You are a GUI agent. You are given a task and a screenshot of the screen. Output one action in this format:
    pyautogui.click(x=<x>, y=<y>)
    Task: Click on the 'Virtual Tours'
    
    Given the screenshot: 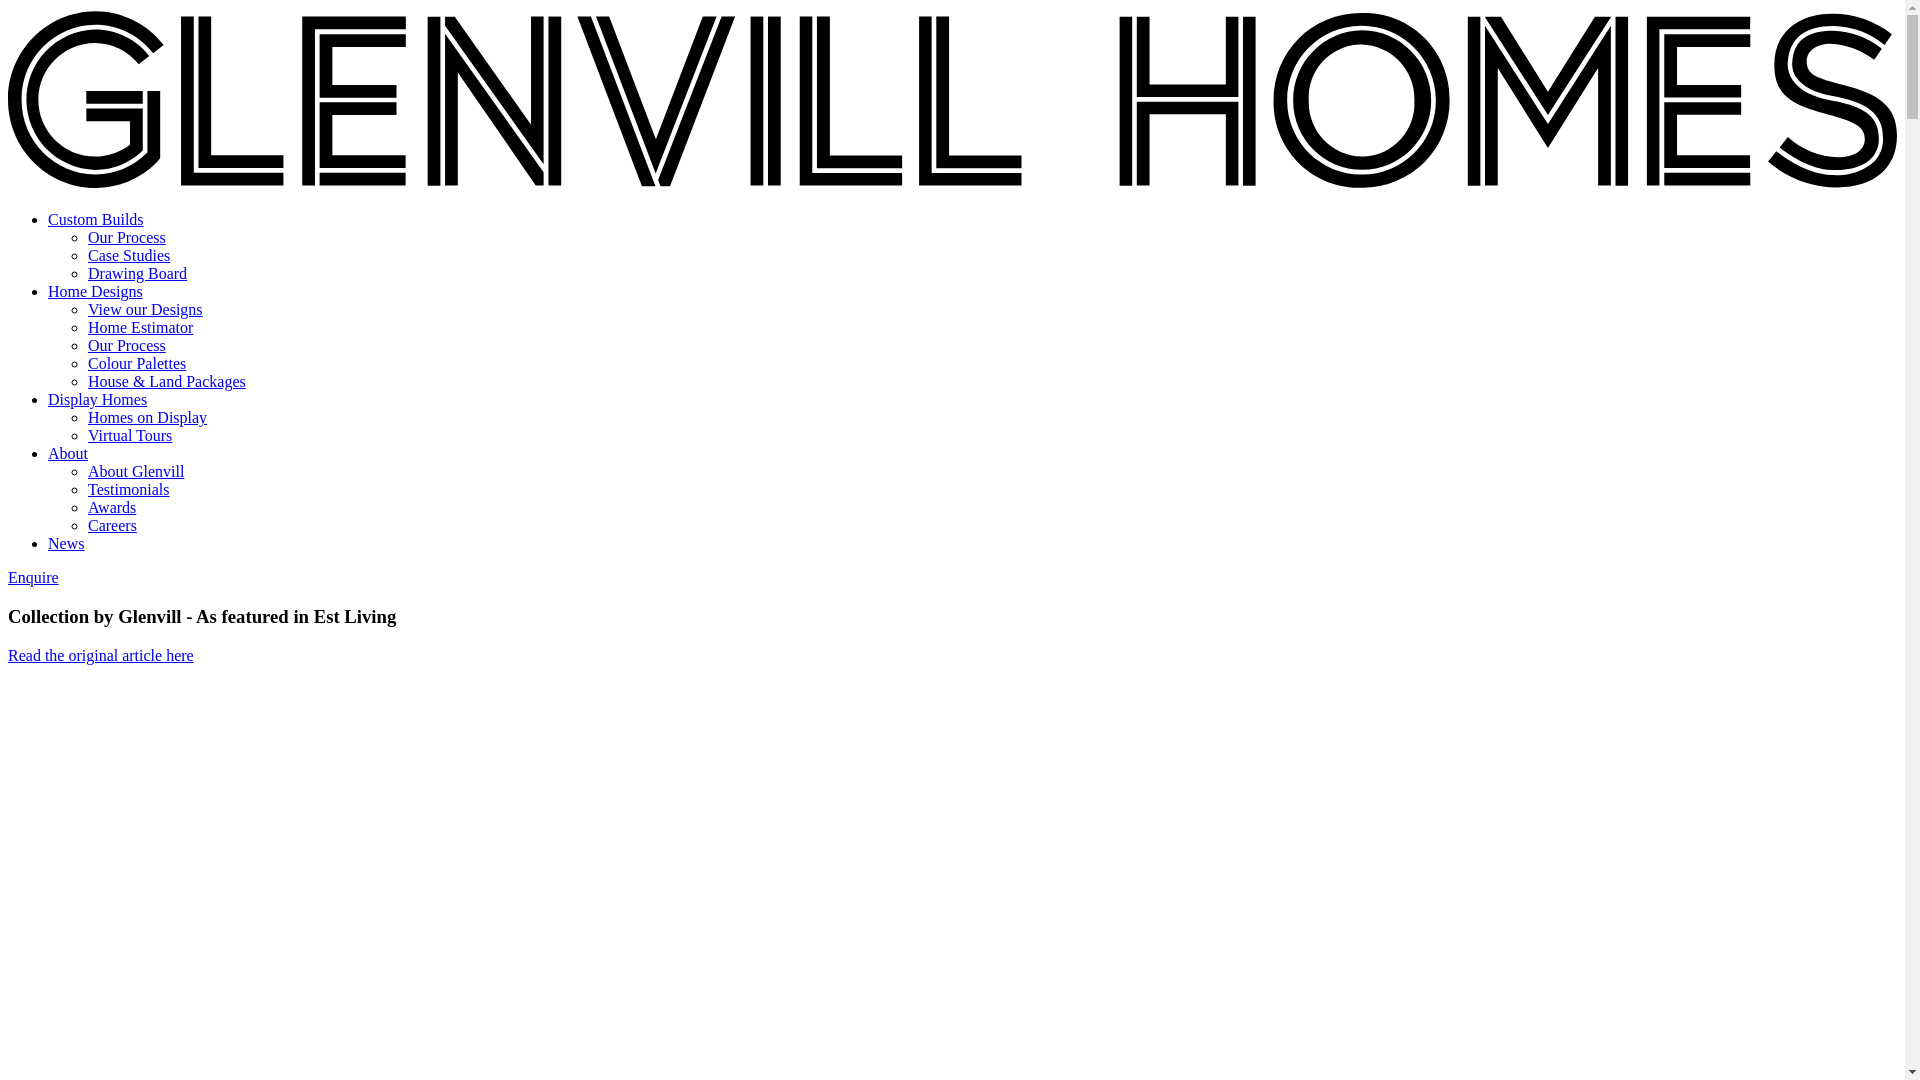 What is the action you would take?
    pyautogui.click(x=128, y=434)
    